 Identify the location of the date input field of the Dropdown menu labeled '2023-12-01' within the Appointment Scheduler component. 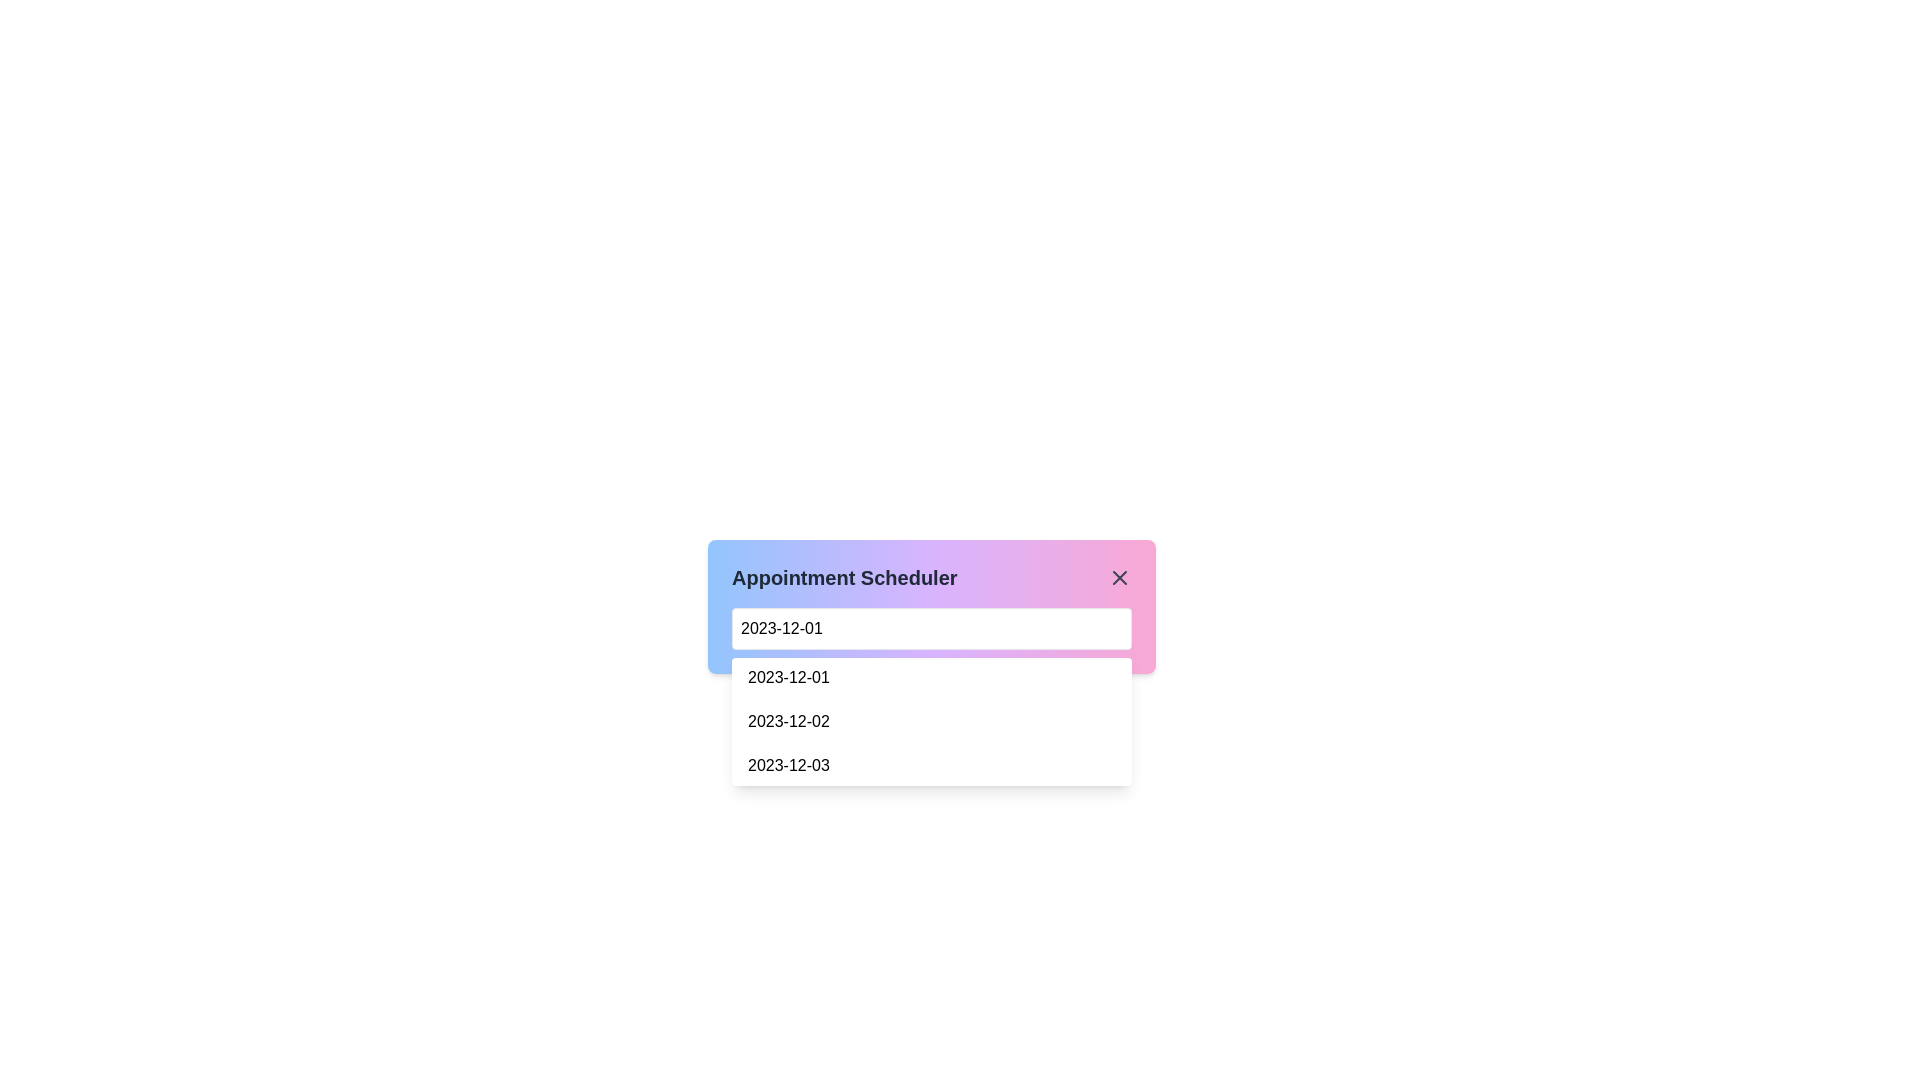
(930, 605).